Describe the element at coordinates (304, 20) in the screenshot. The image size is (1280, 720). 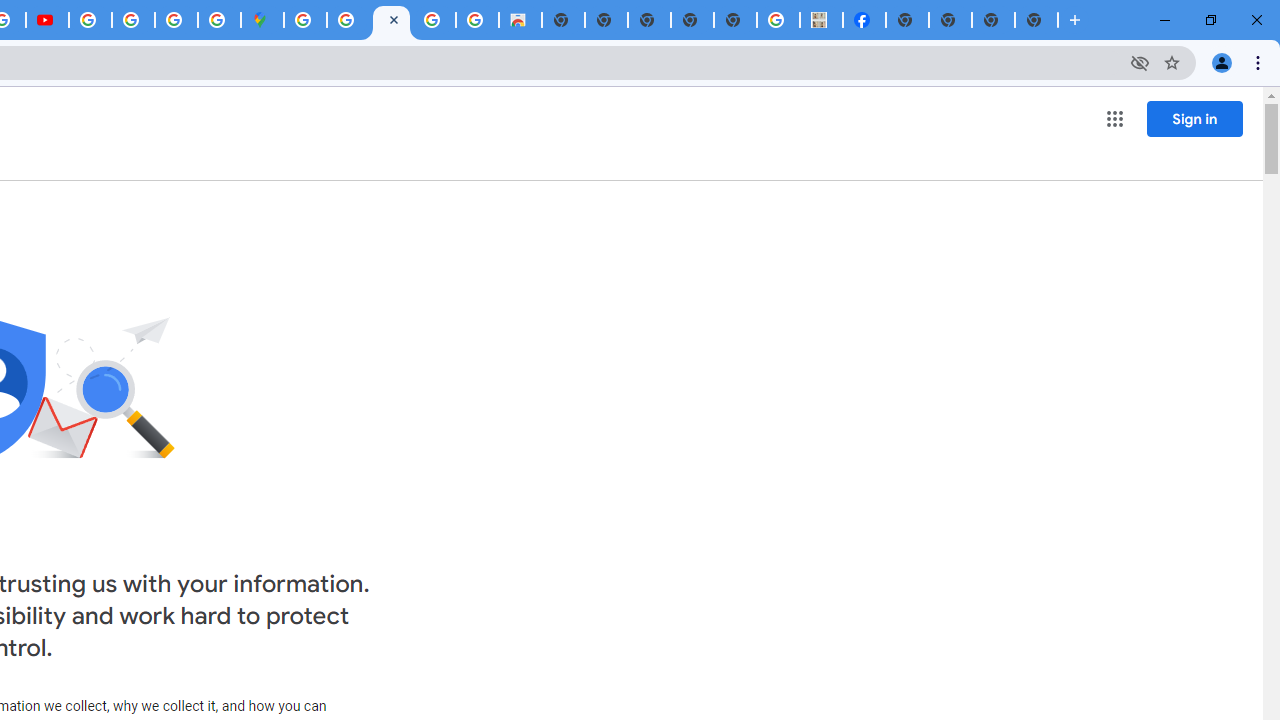
I see `'Sign in - Google Accounts'` at that location.